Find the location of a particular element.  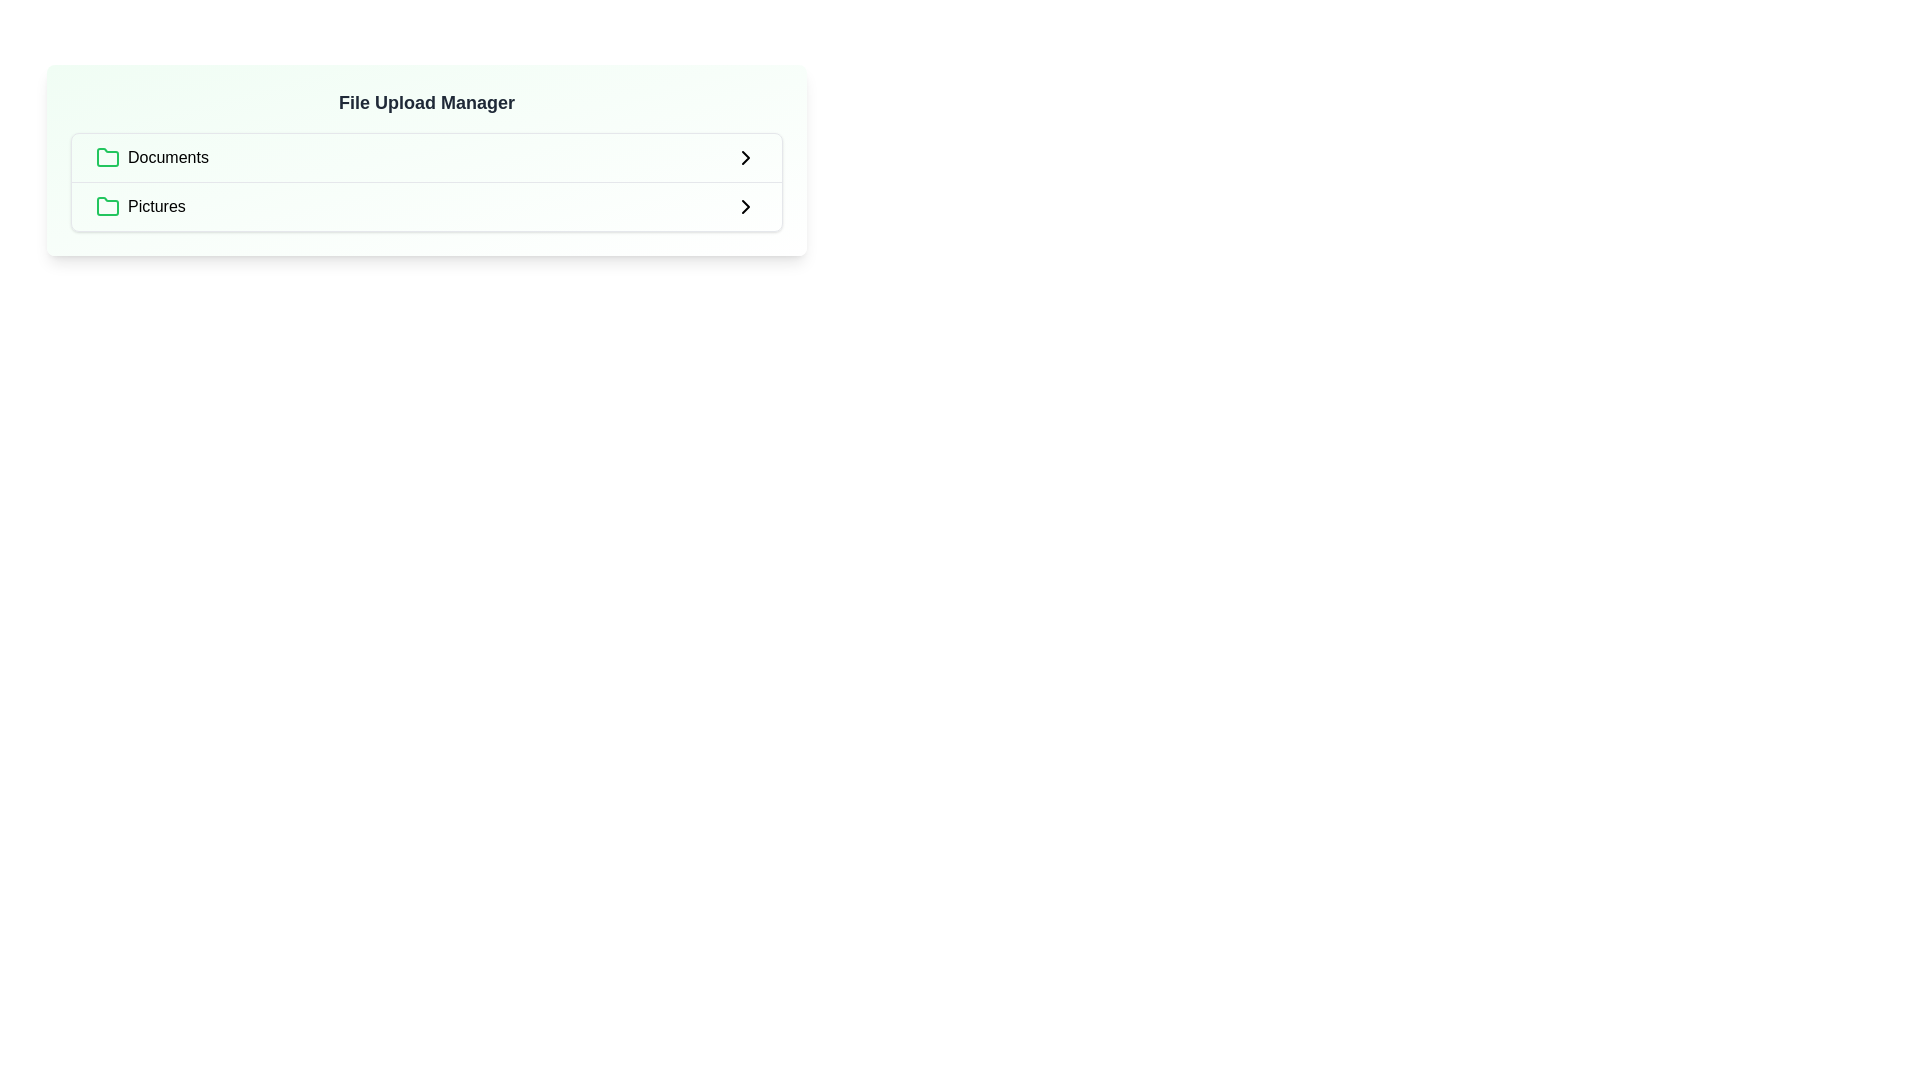

the arrow icon located in the bottom row of the right panel of the file upload manager interface is located at coordinates (744, 207).